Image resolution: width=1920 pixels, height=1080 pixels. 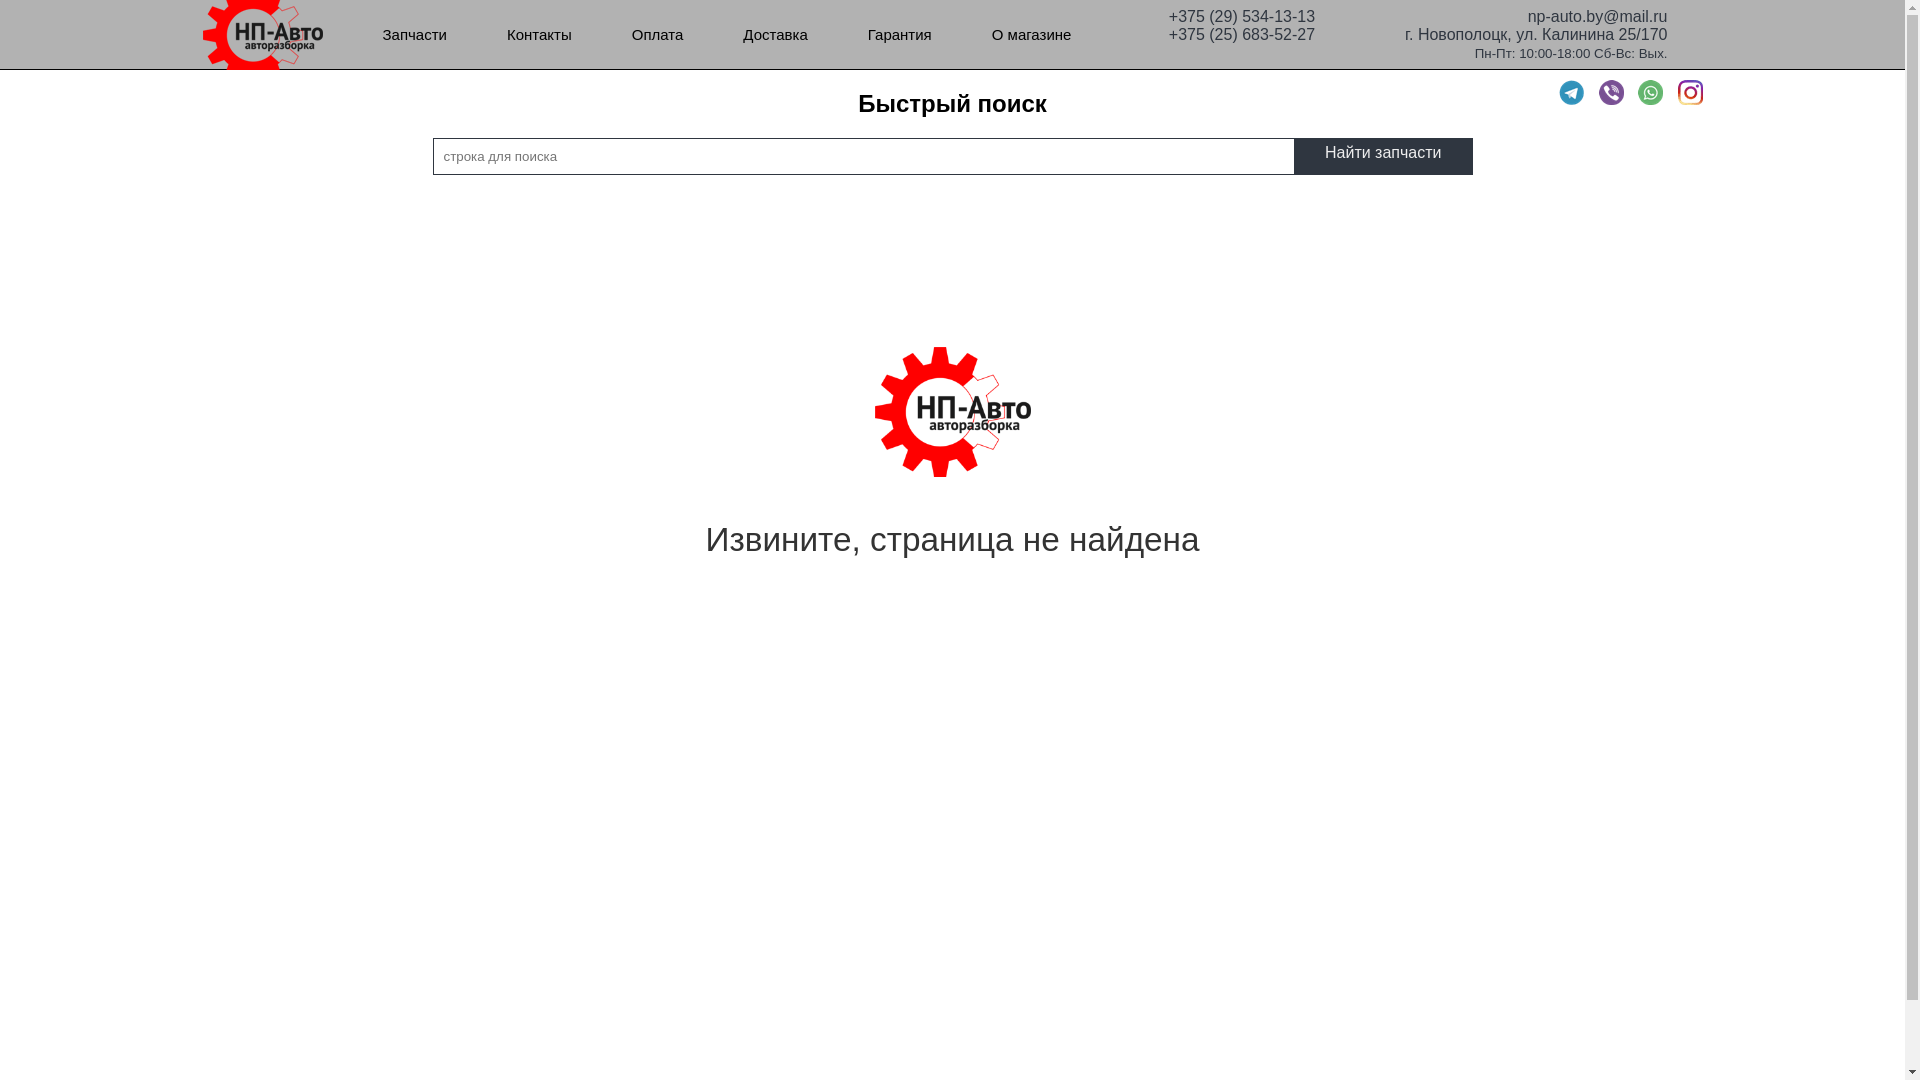 I want to click on '+375 (29) 534-13-13', so click(x=1241, y=14).